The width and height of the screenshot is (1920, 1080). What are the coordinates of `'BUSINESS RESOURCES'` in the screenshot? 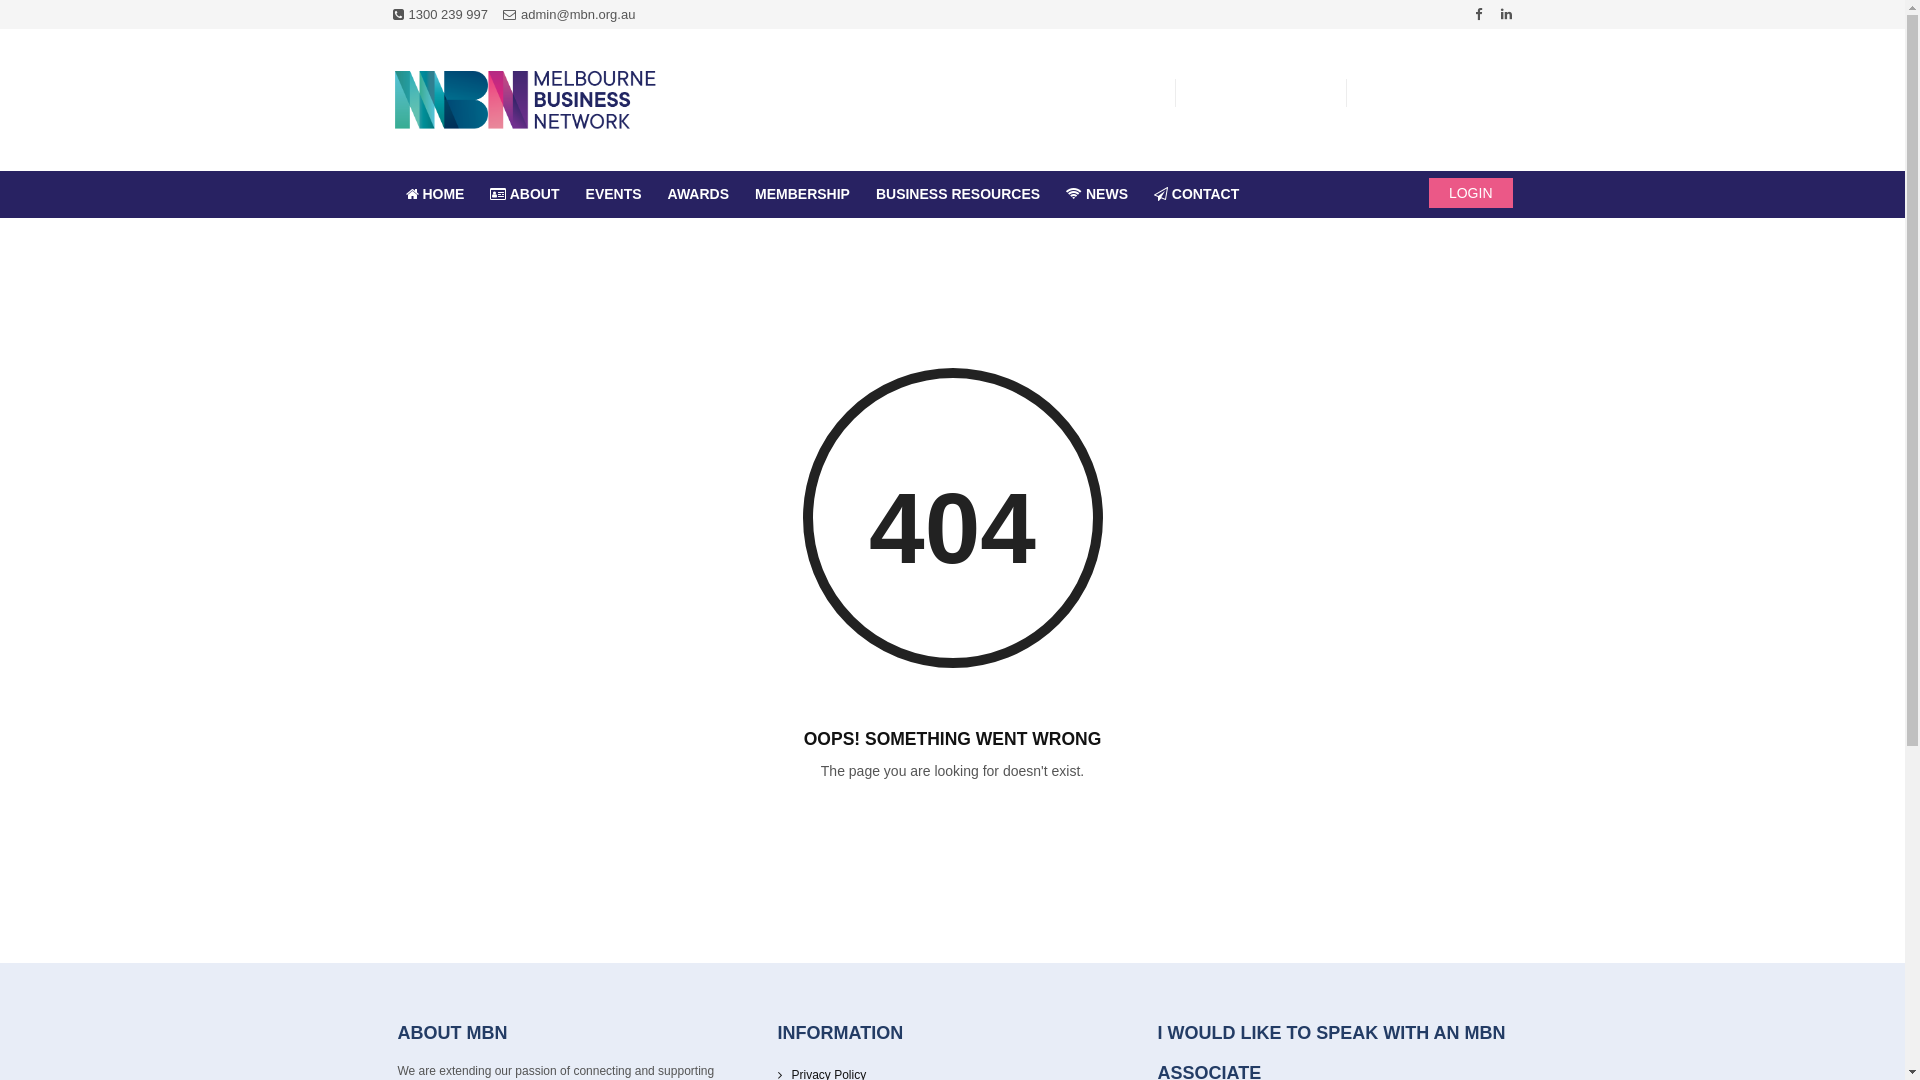 It's located at (863, 194).